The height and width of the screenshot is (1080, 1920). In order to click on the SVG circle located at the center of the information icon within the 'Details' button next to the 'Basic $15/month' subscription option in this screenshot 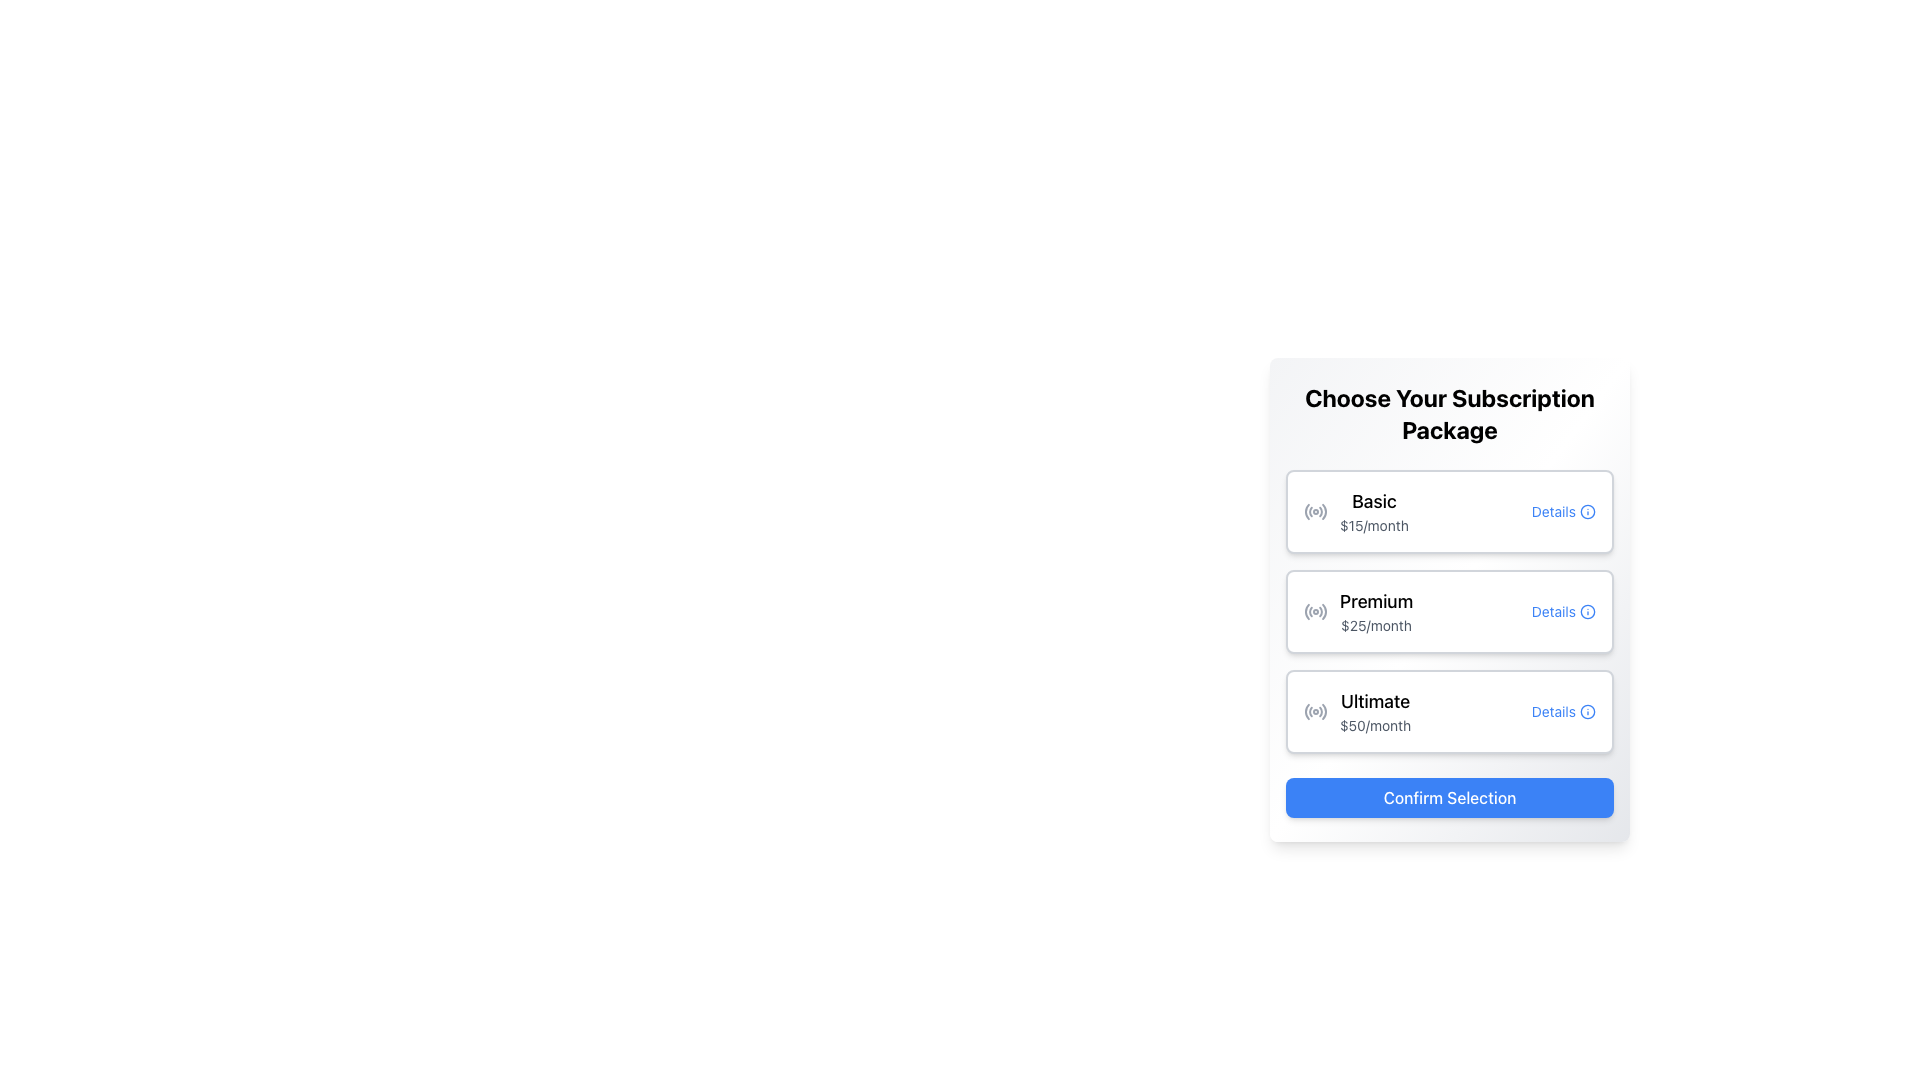, I will do `click(1587, 511)`.